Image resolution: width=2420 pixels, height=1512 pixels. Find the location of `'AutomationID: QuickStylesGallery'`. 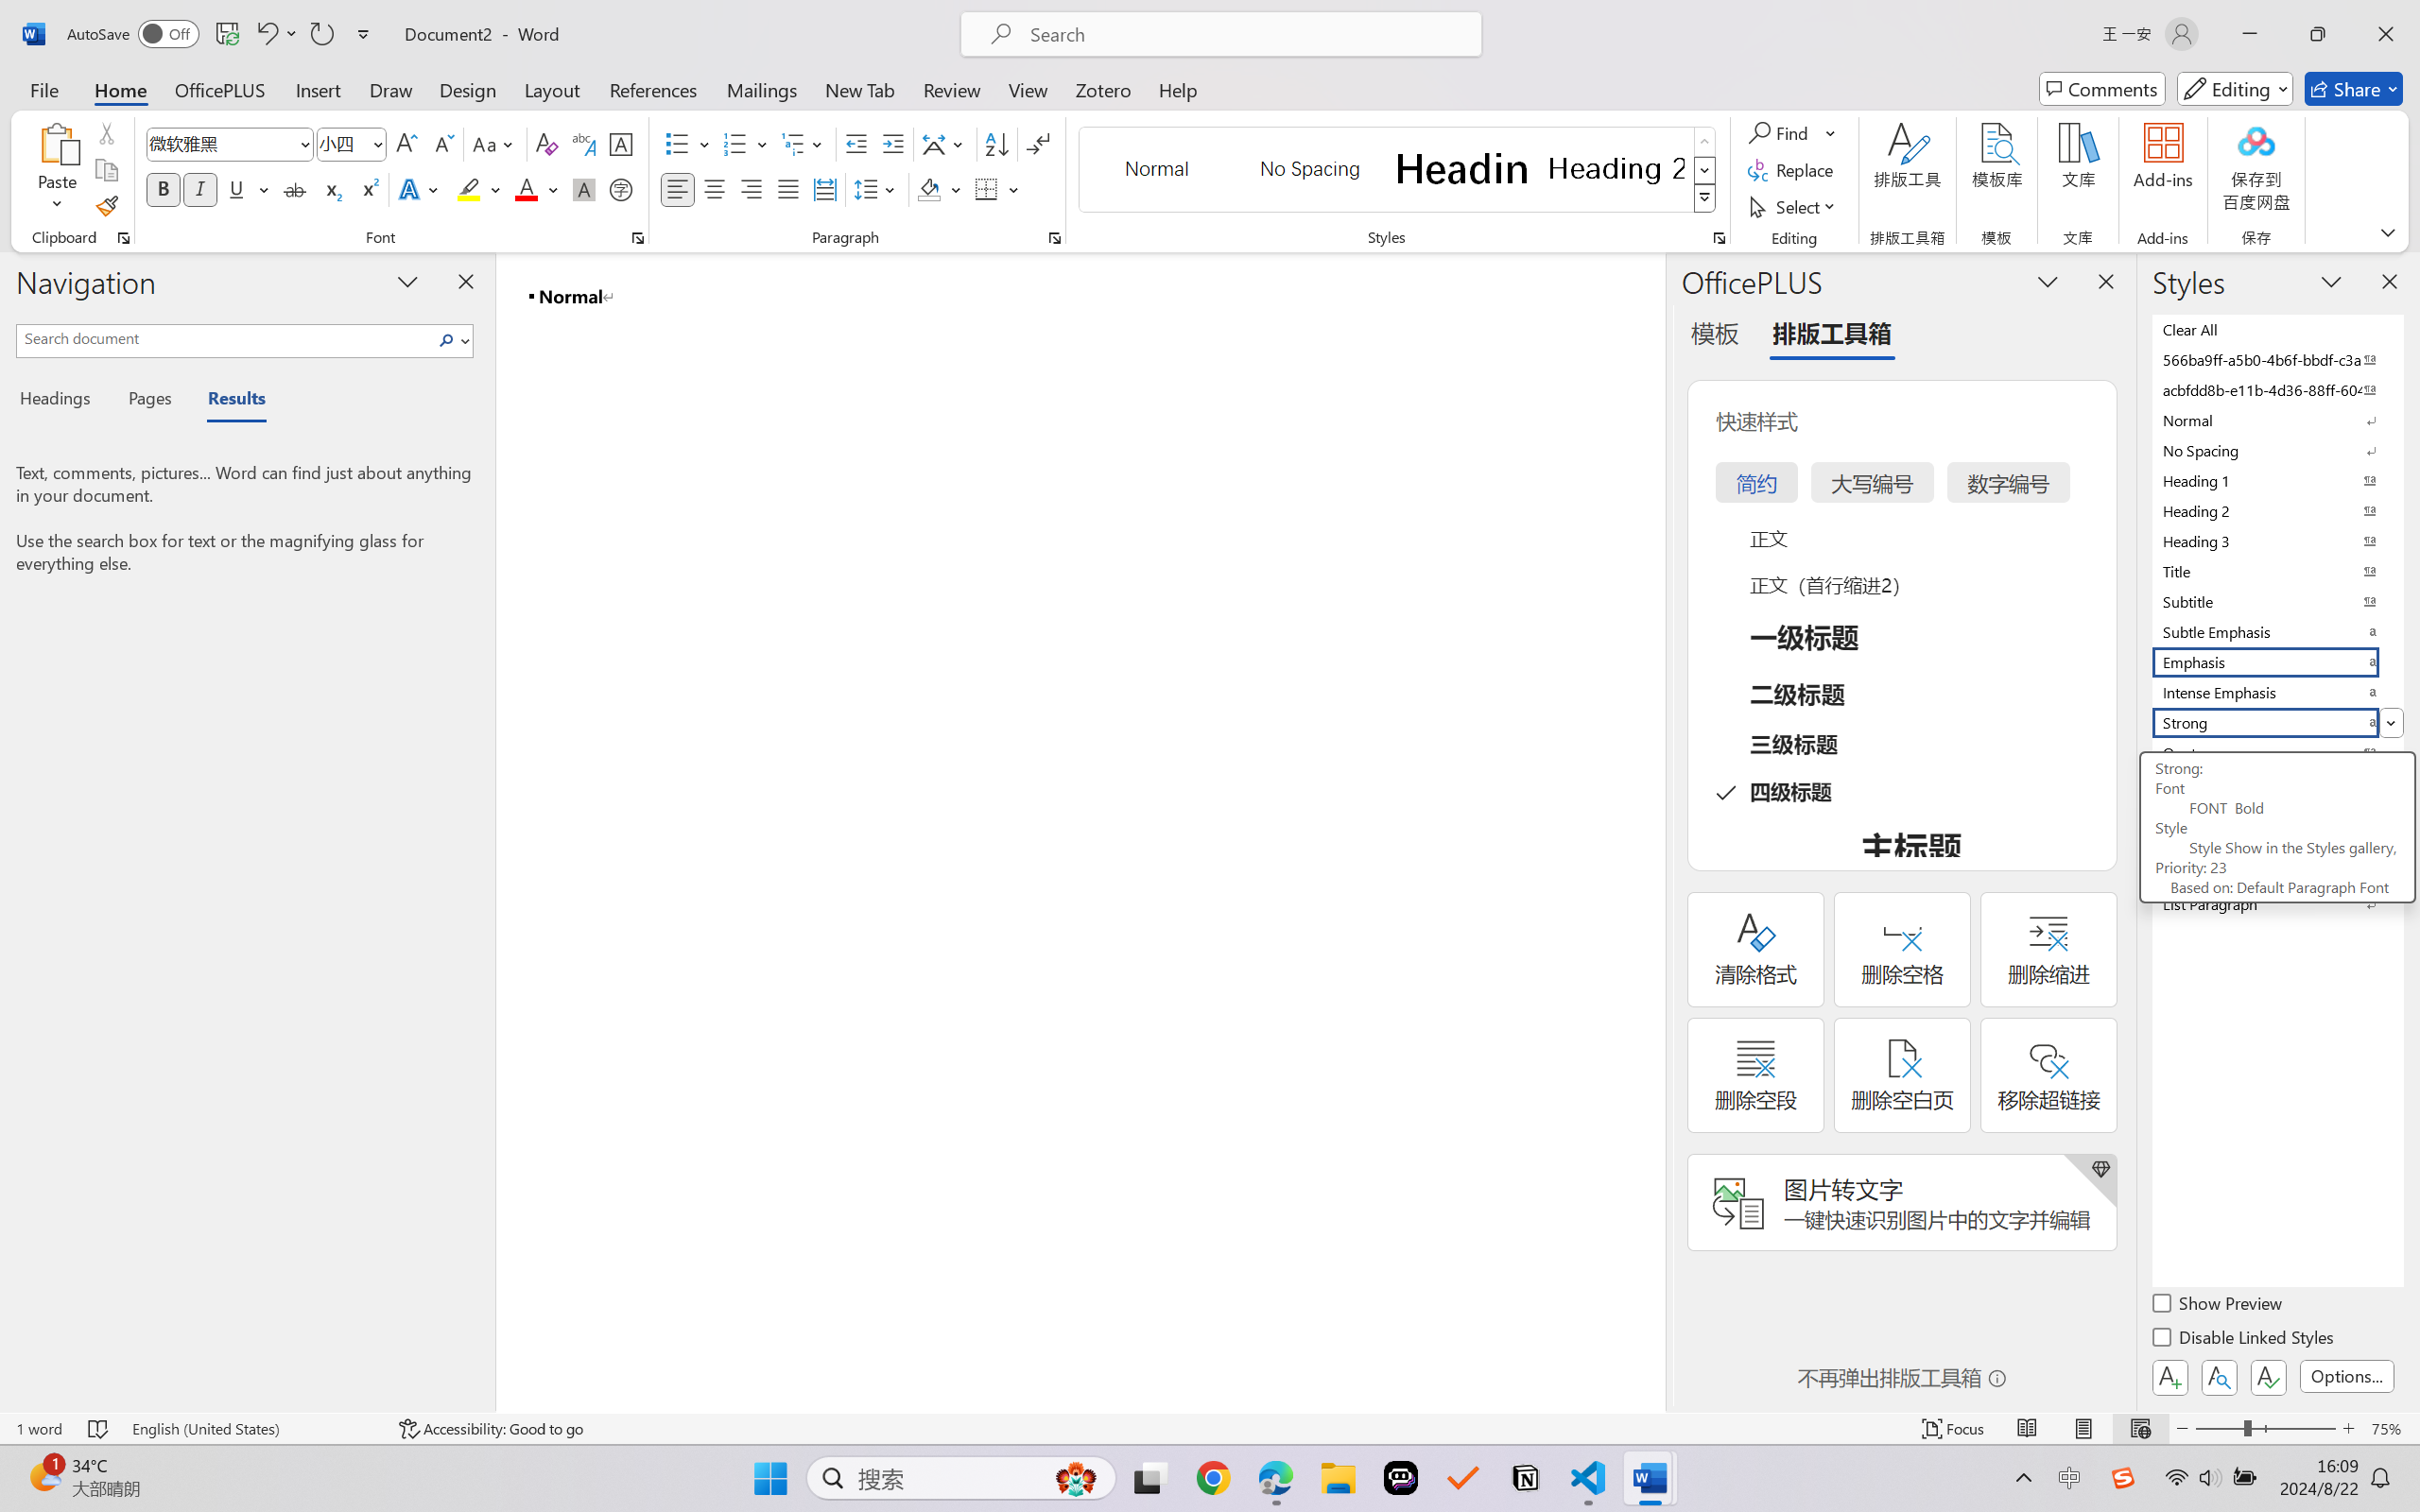

'AutomationID: QuickStylesGallery' is located at coordinates (1397, 170).